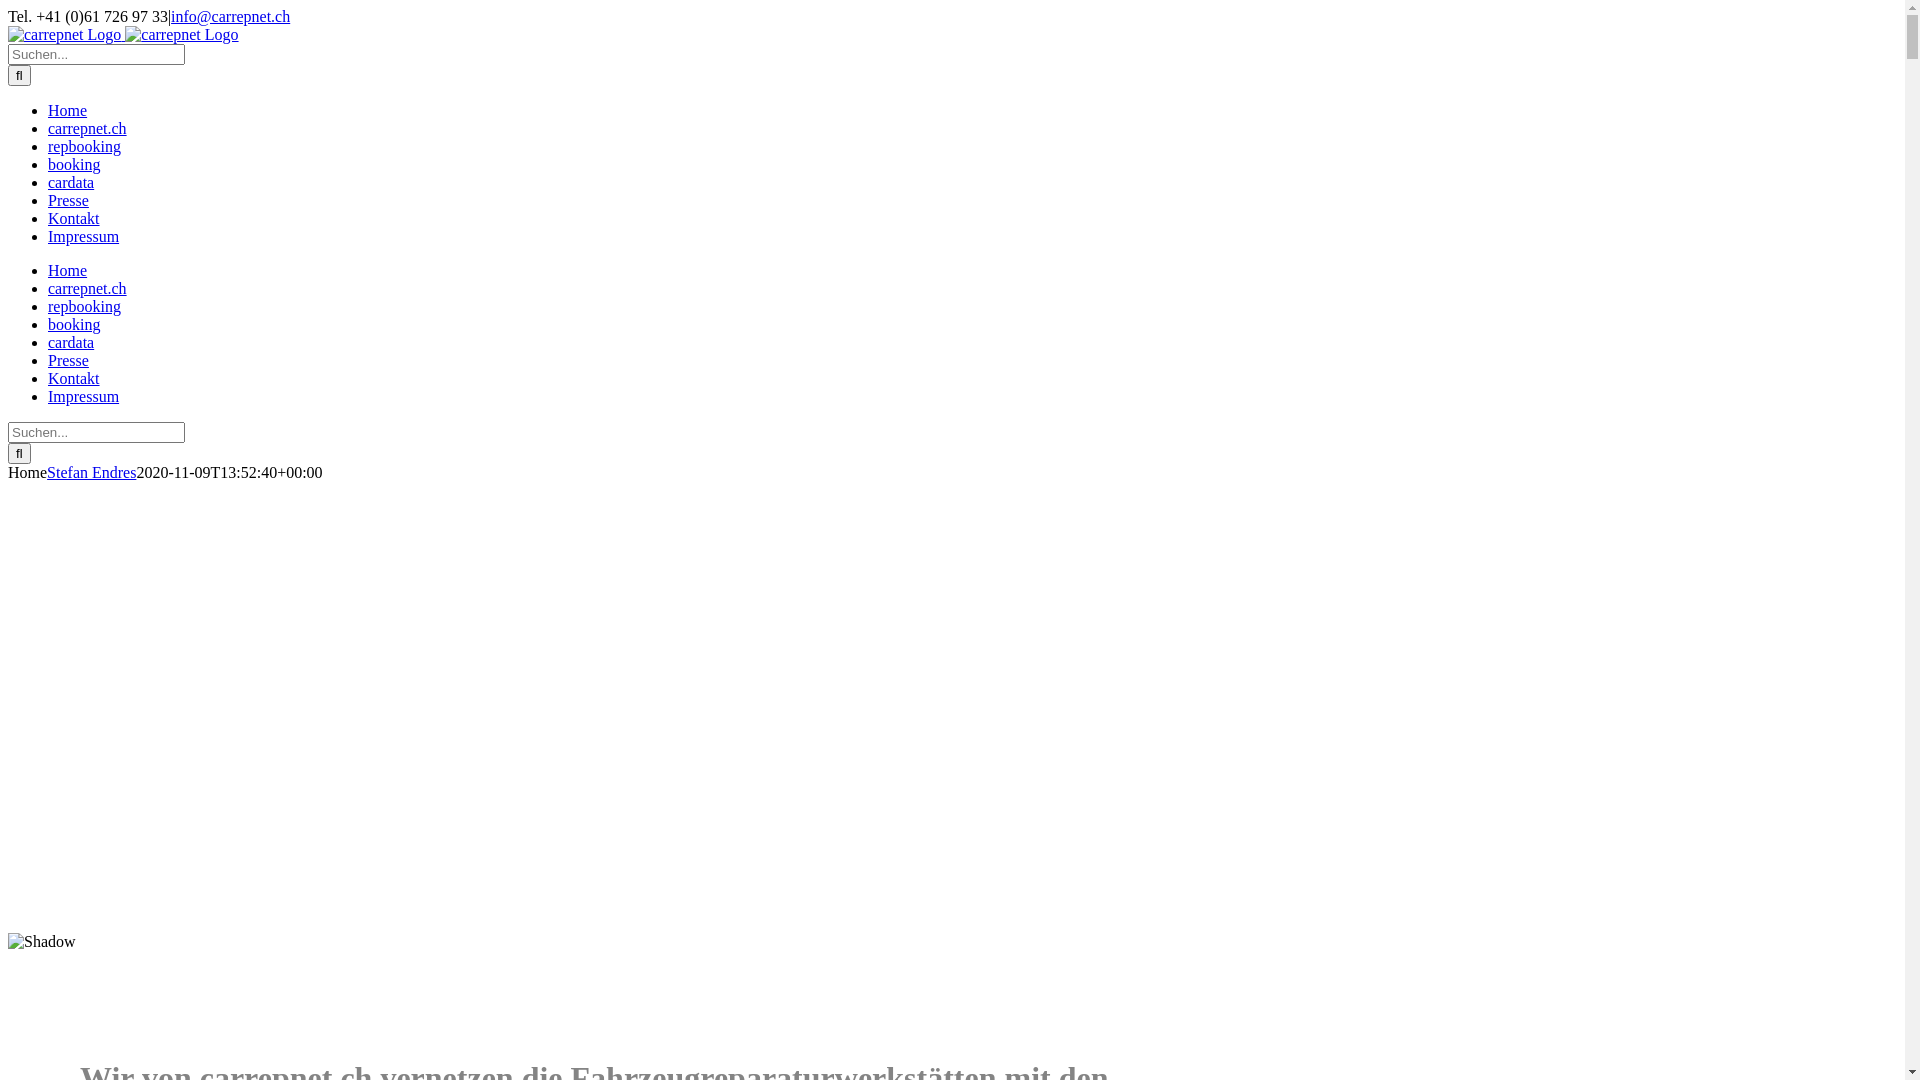 Image resolution: width=1920 pixels, height=1080 pixels. I want to click on 'cardata', so click(71, 182).